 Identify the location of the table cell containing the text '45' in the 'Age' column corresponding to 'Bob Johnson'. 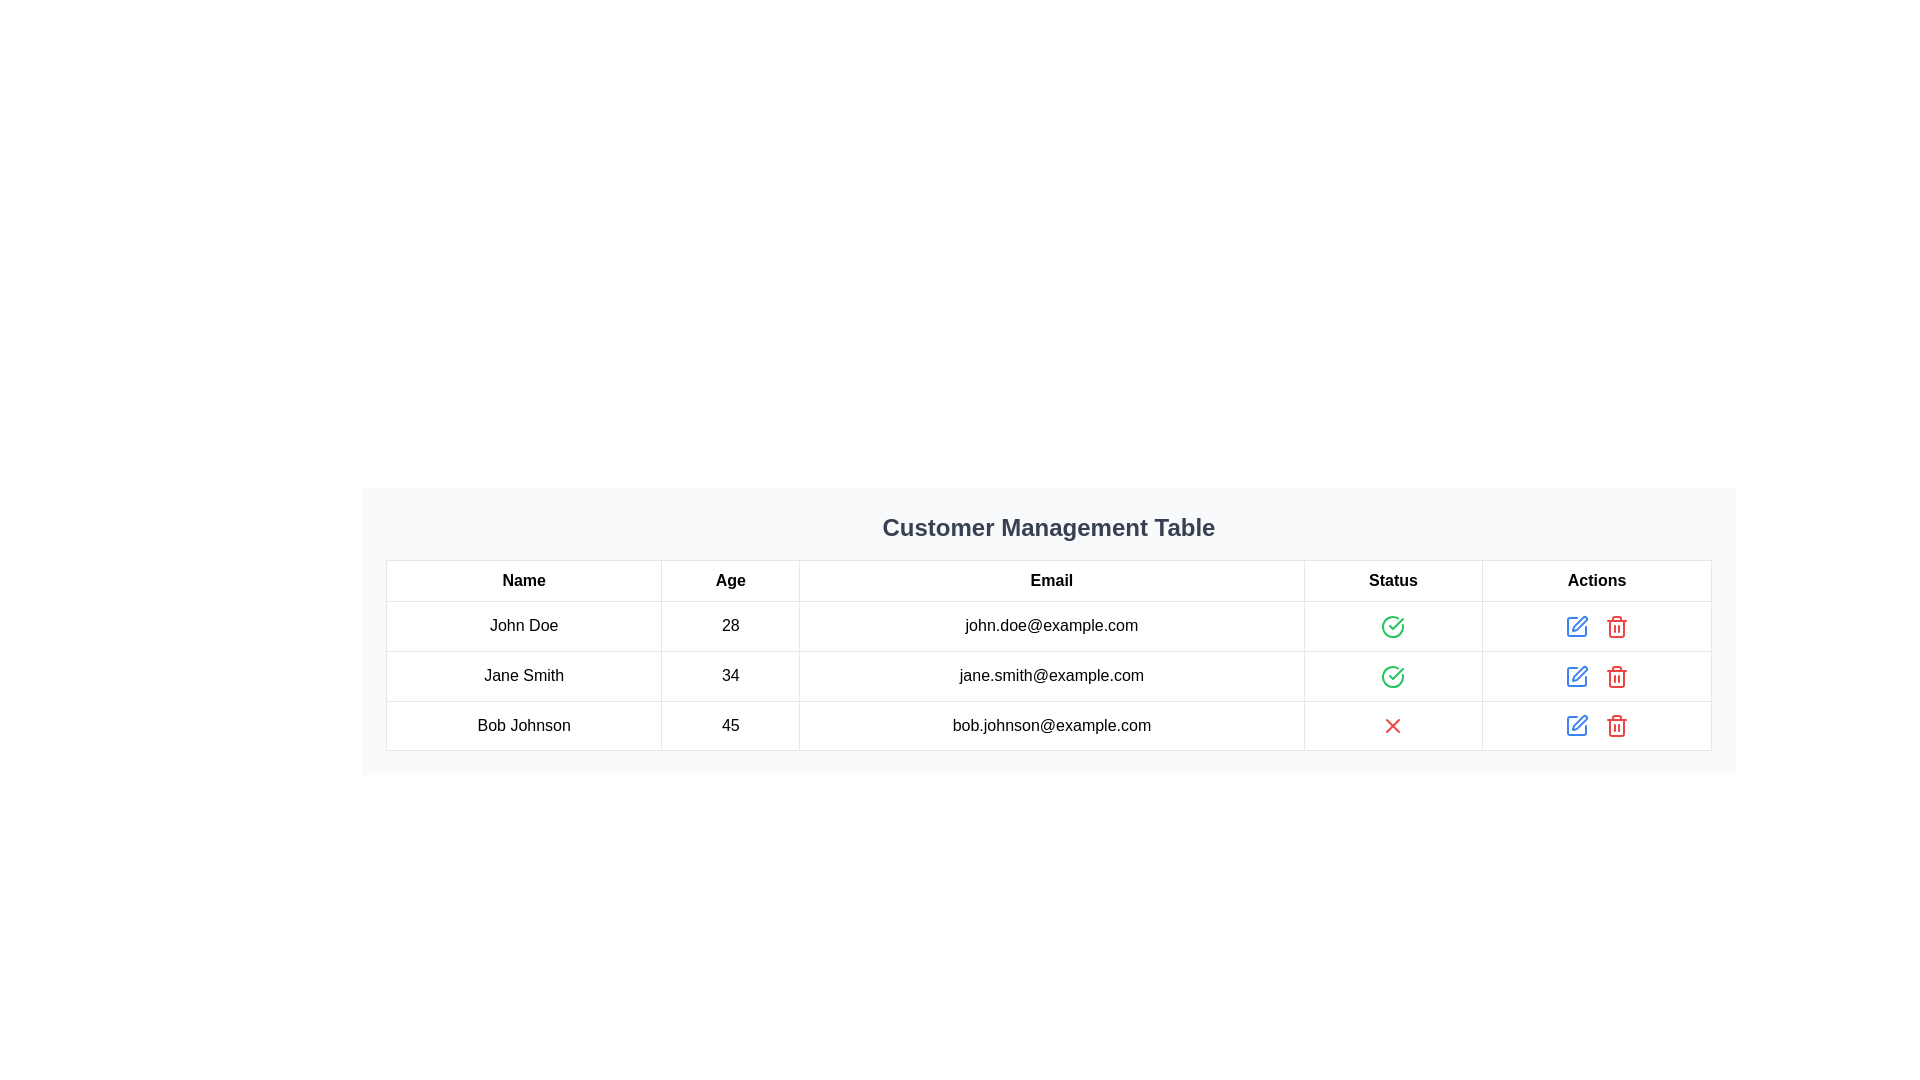
(729, 725).